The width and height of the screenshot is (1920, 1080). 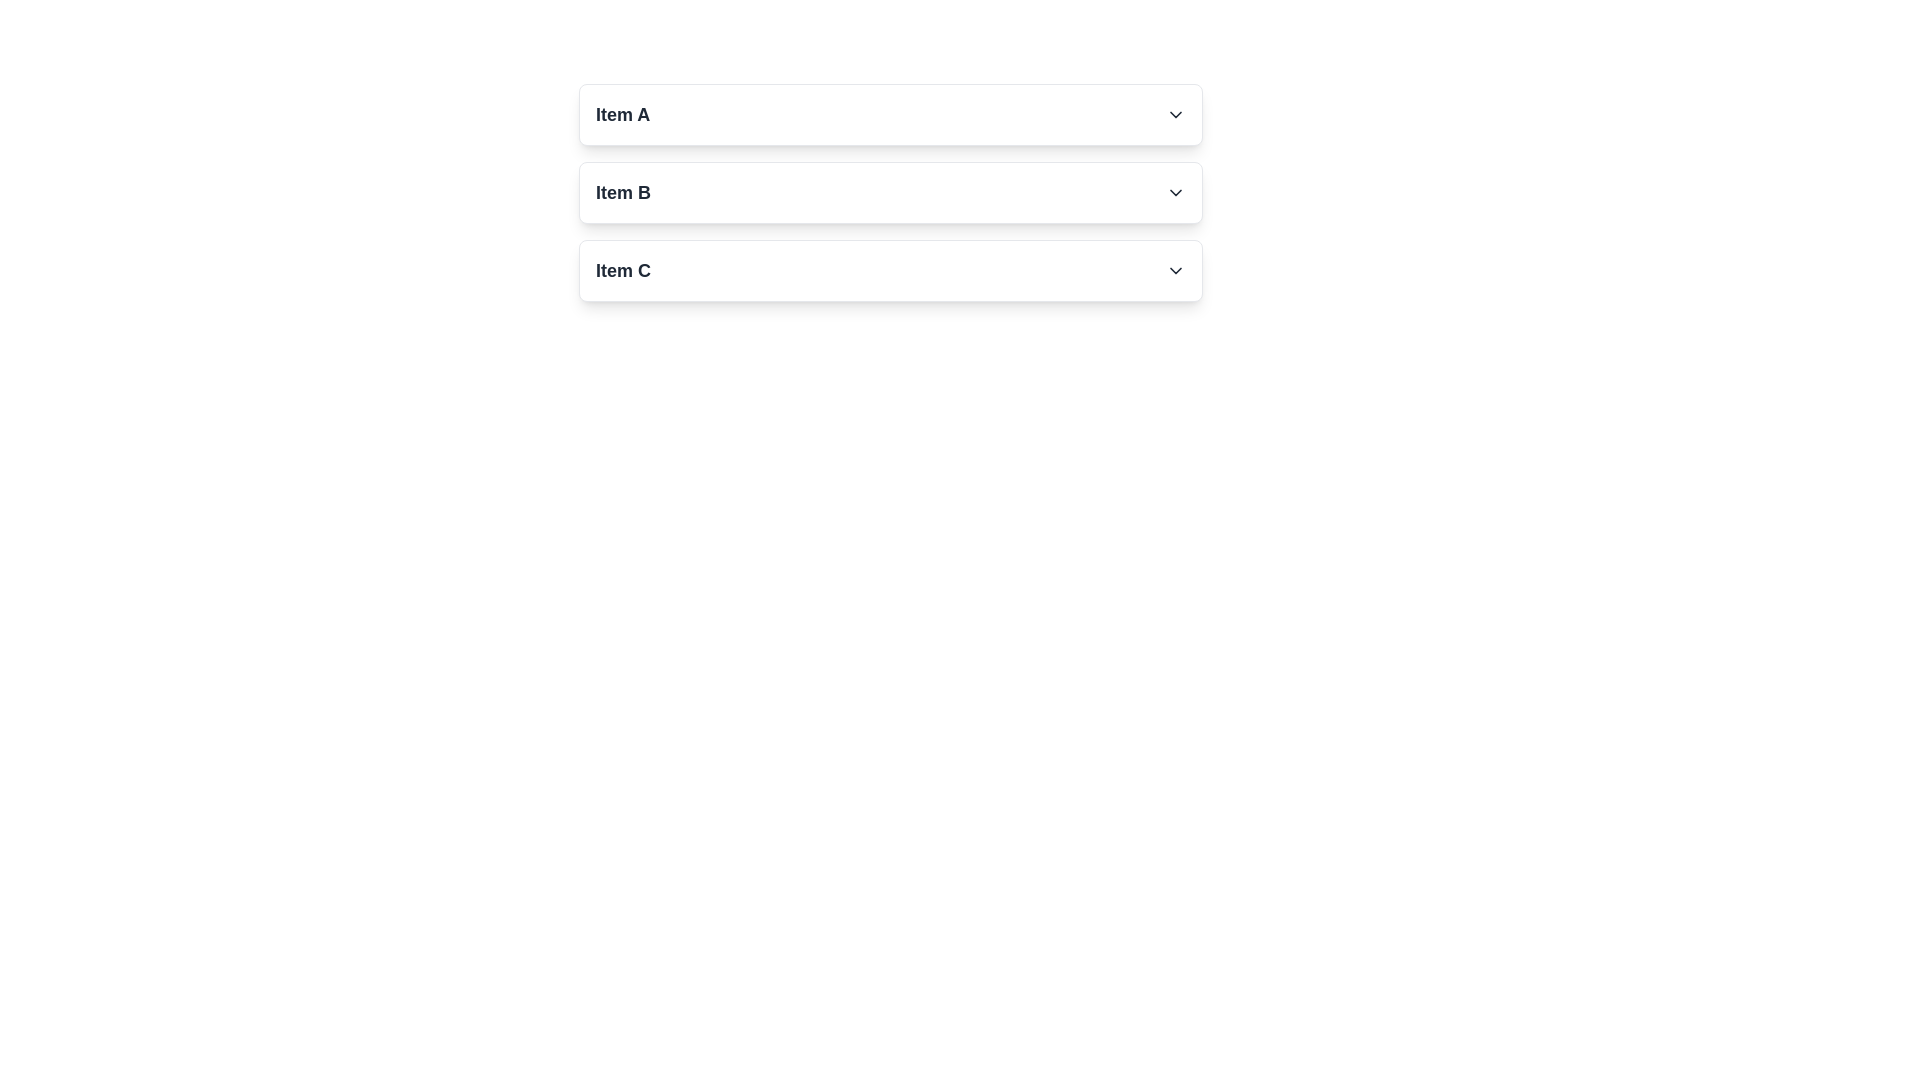 I want to click on the second list item, which represents 'Item B', so click(x=890, y=192).